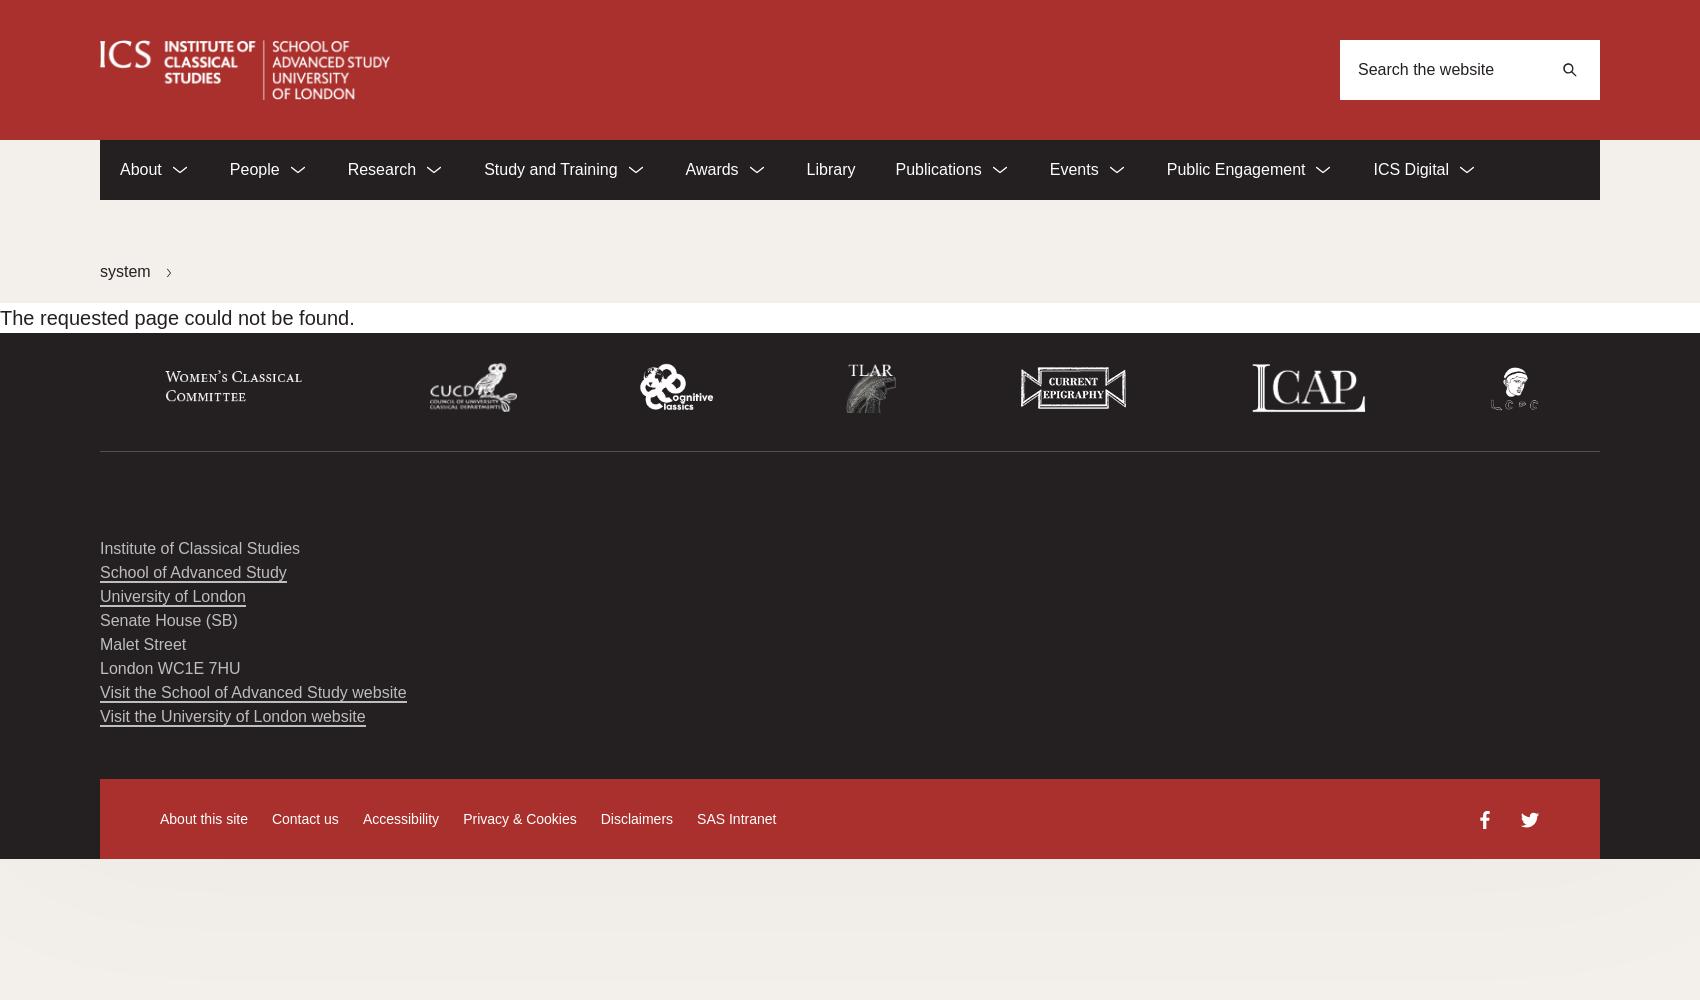  Describe the element at coordinates (938, 169) in the screenshot. I see `'Publications'` at that location.